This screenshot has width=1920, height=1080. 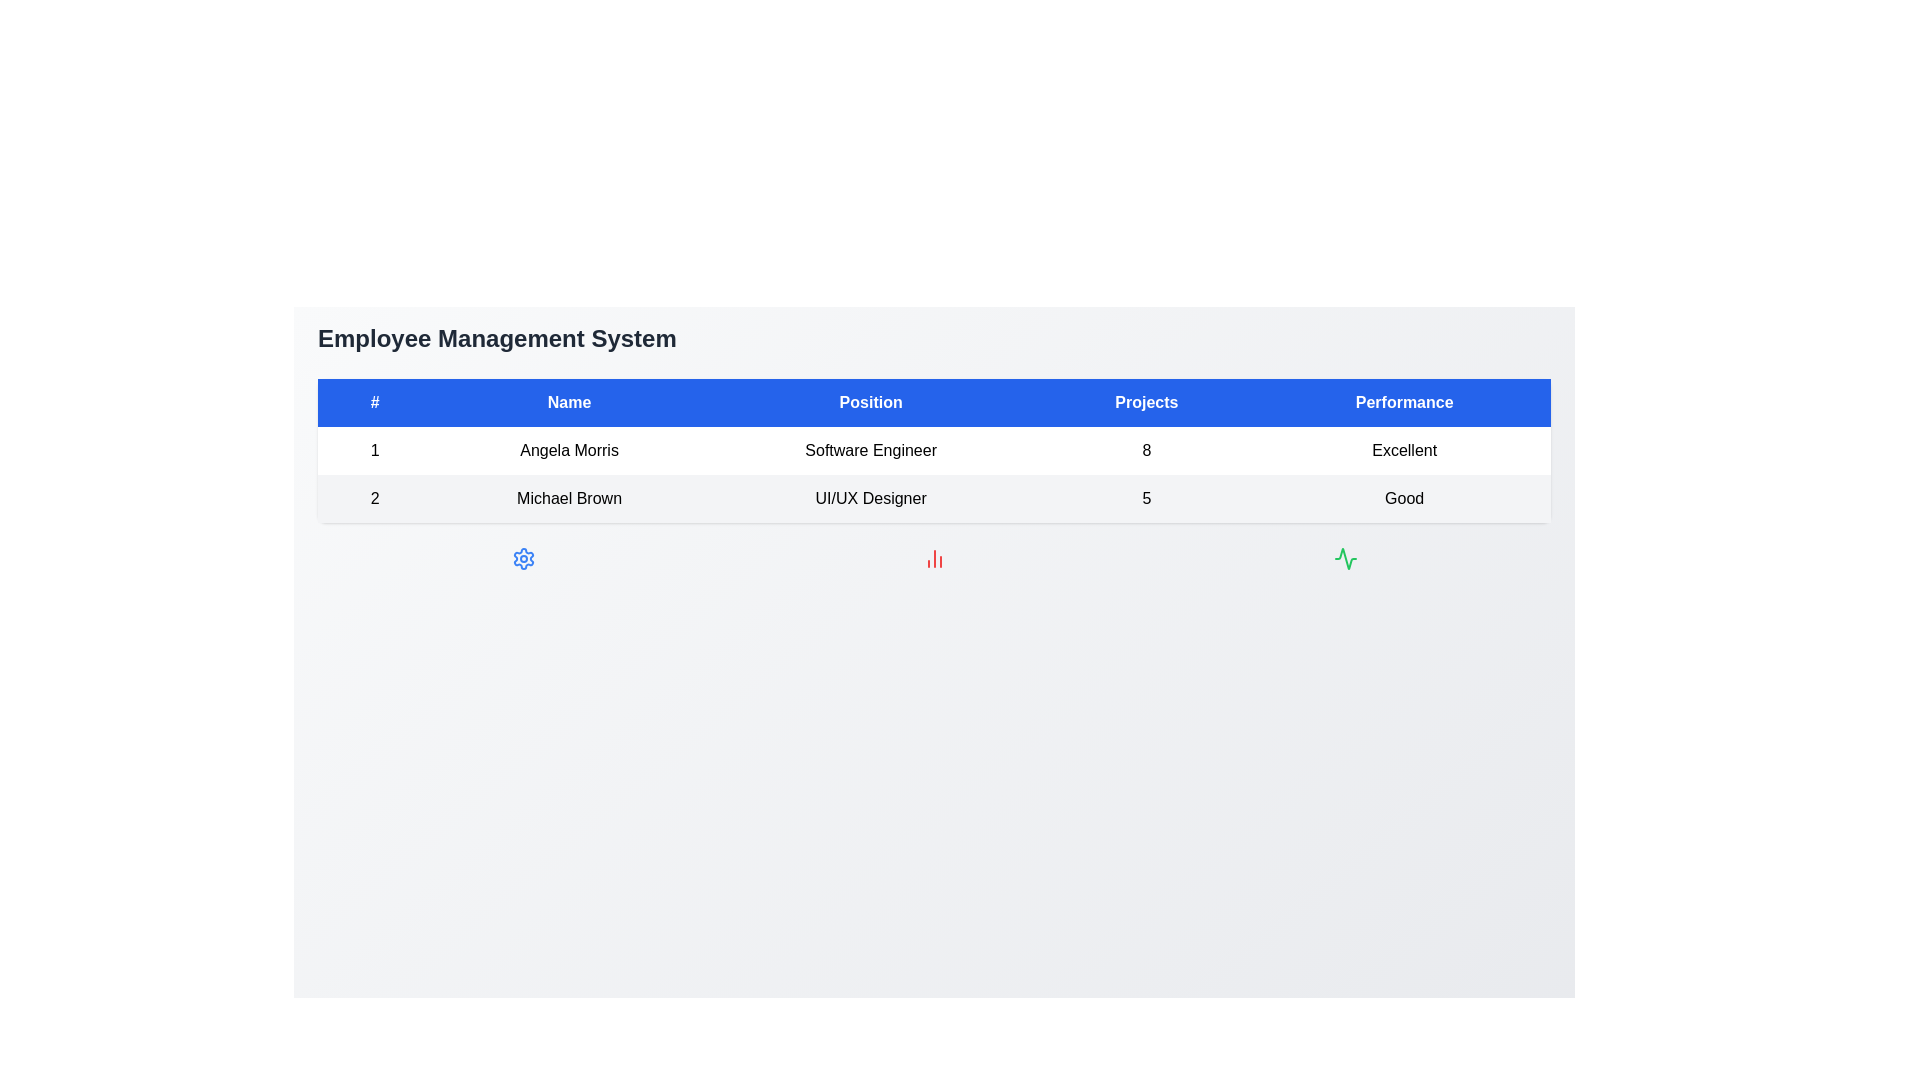 I want to click on the gear-shaped SVG icon located below the employee information table, so click(x=523, y=559).